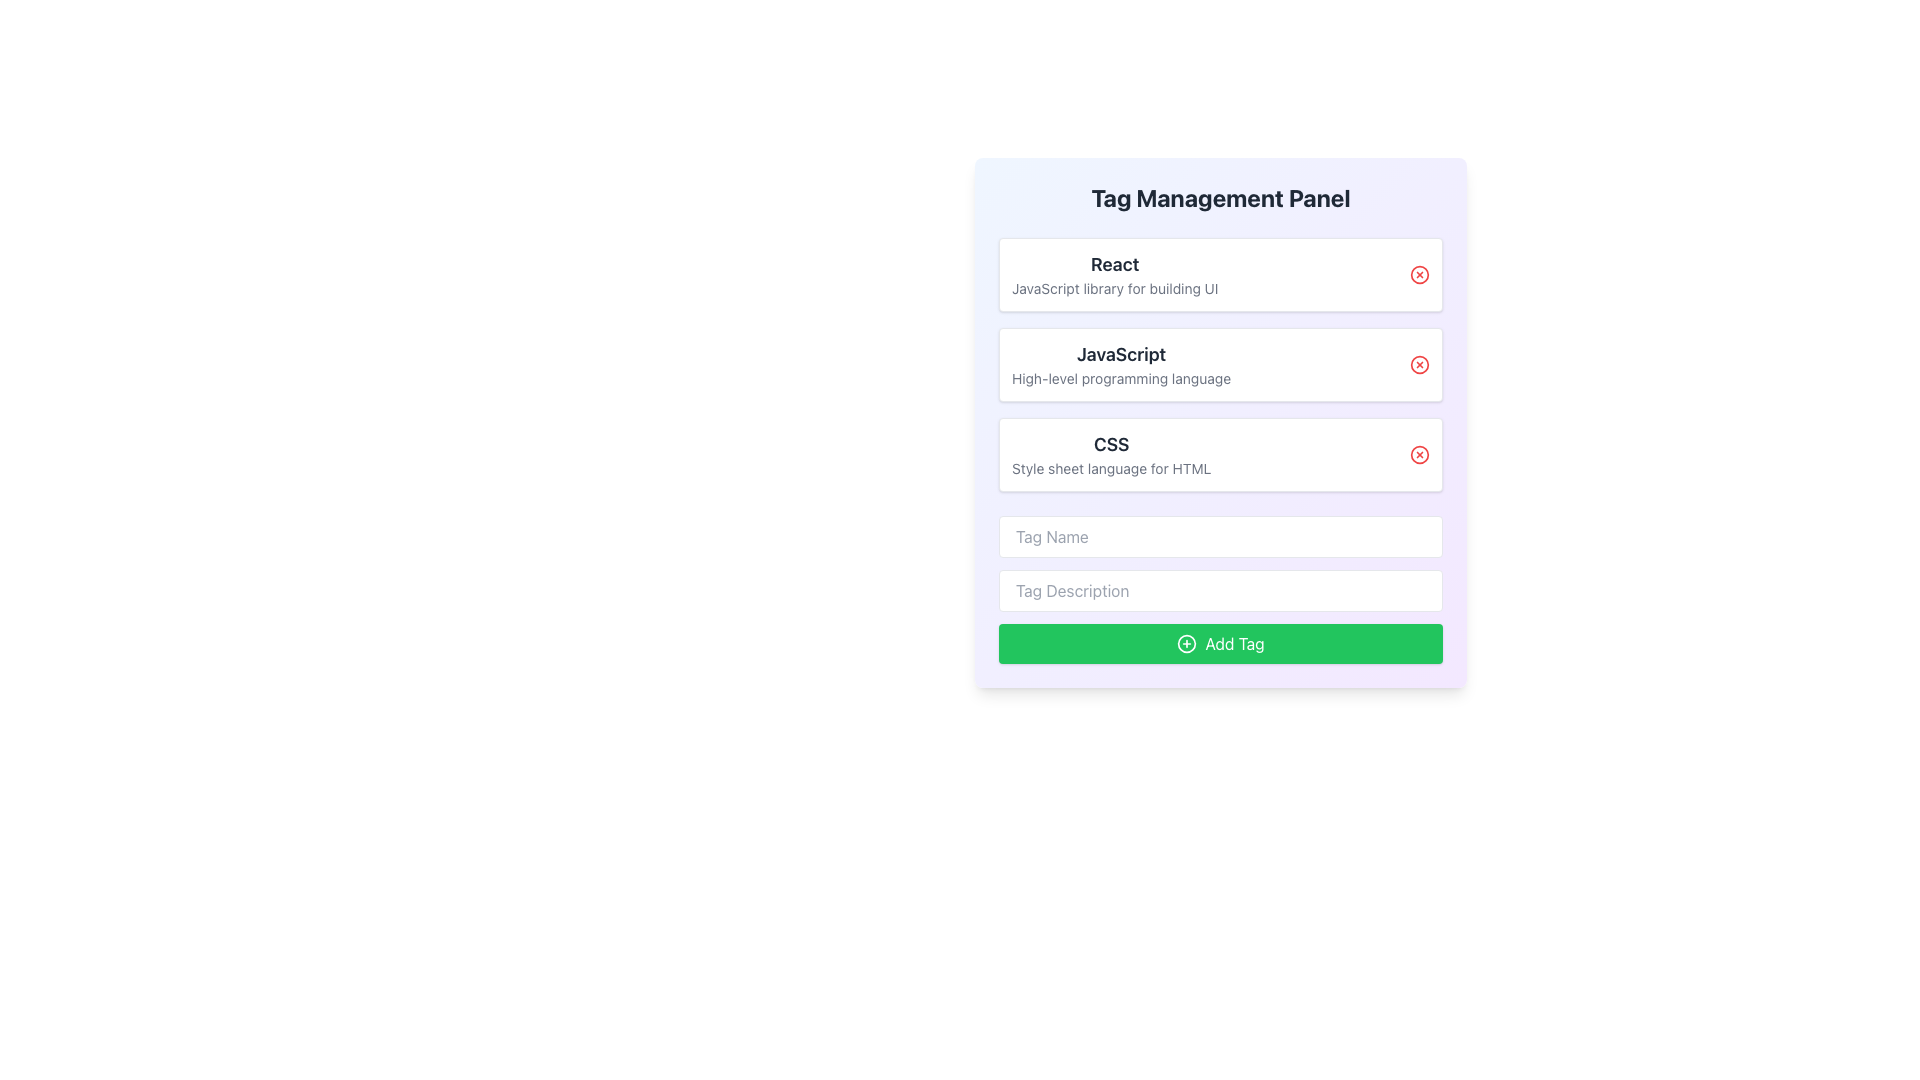  I want to click on the informational text label providing context about 'JavaScript' located below the bold text in the 'Tag Management Panel', so click(1121, 378).